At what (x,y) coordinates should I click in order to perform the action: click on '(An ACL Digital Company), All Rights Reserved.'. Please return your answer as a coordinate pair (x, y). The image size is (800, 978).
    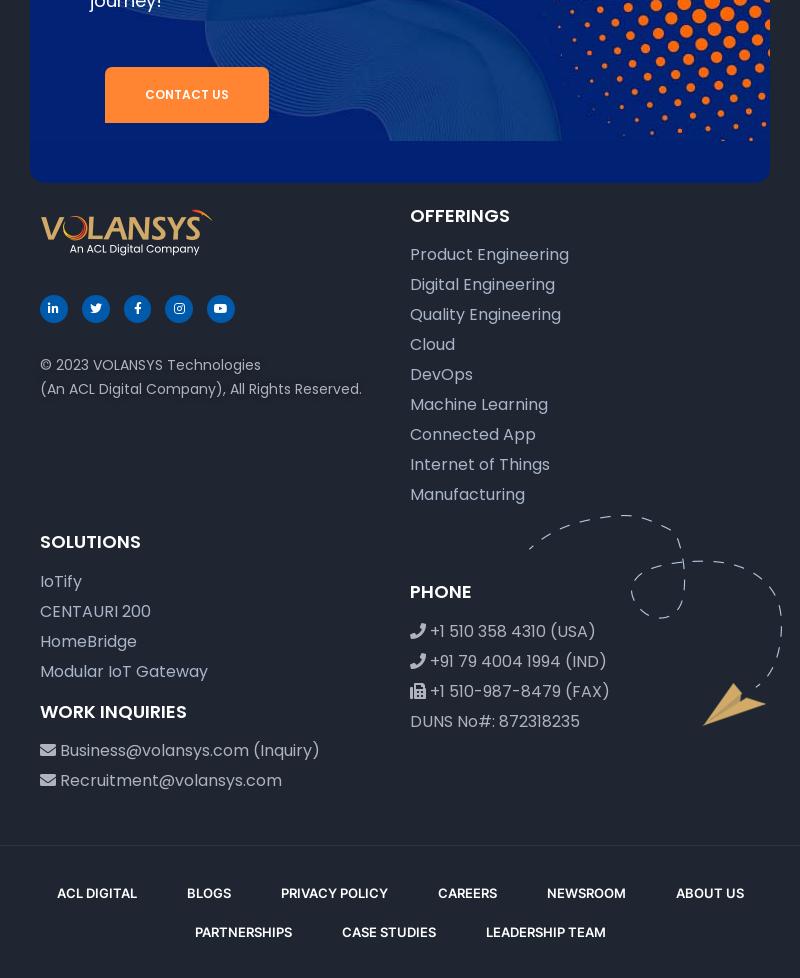
    Looking at the image, I should click on (201, 386).